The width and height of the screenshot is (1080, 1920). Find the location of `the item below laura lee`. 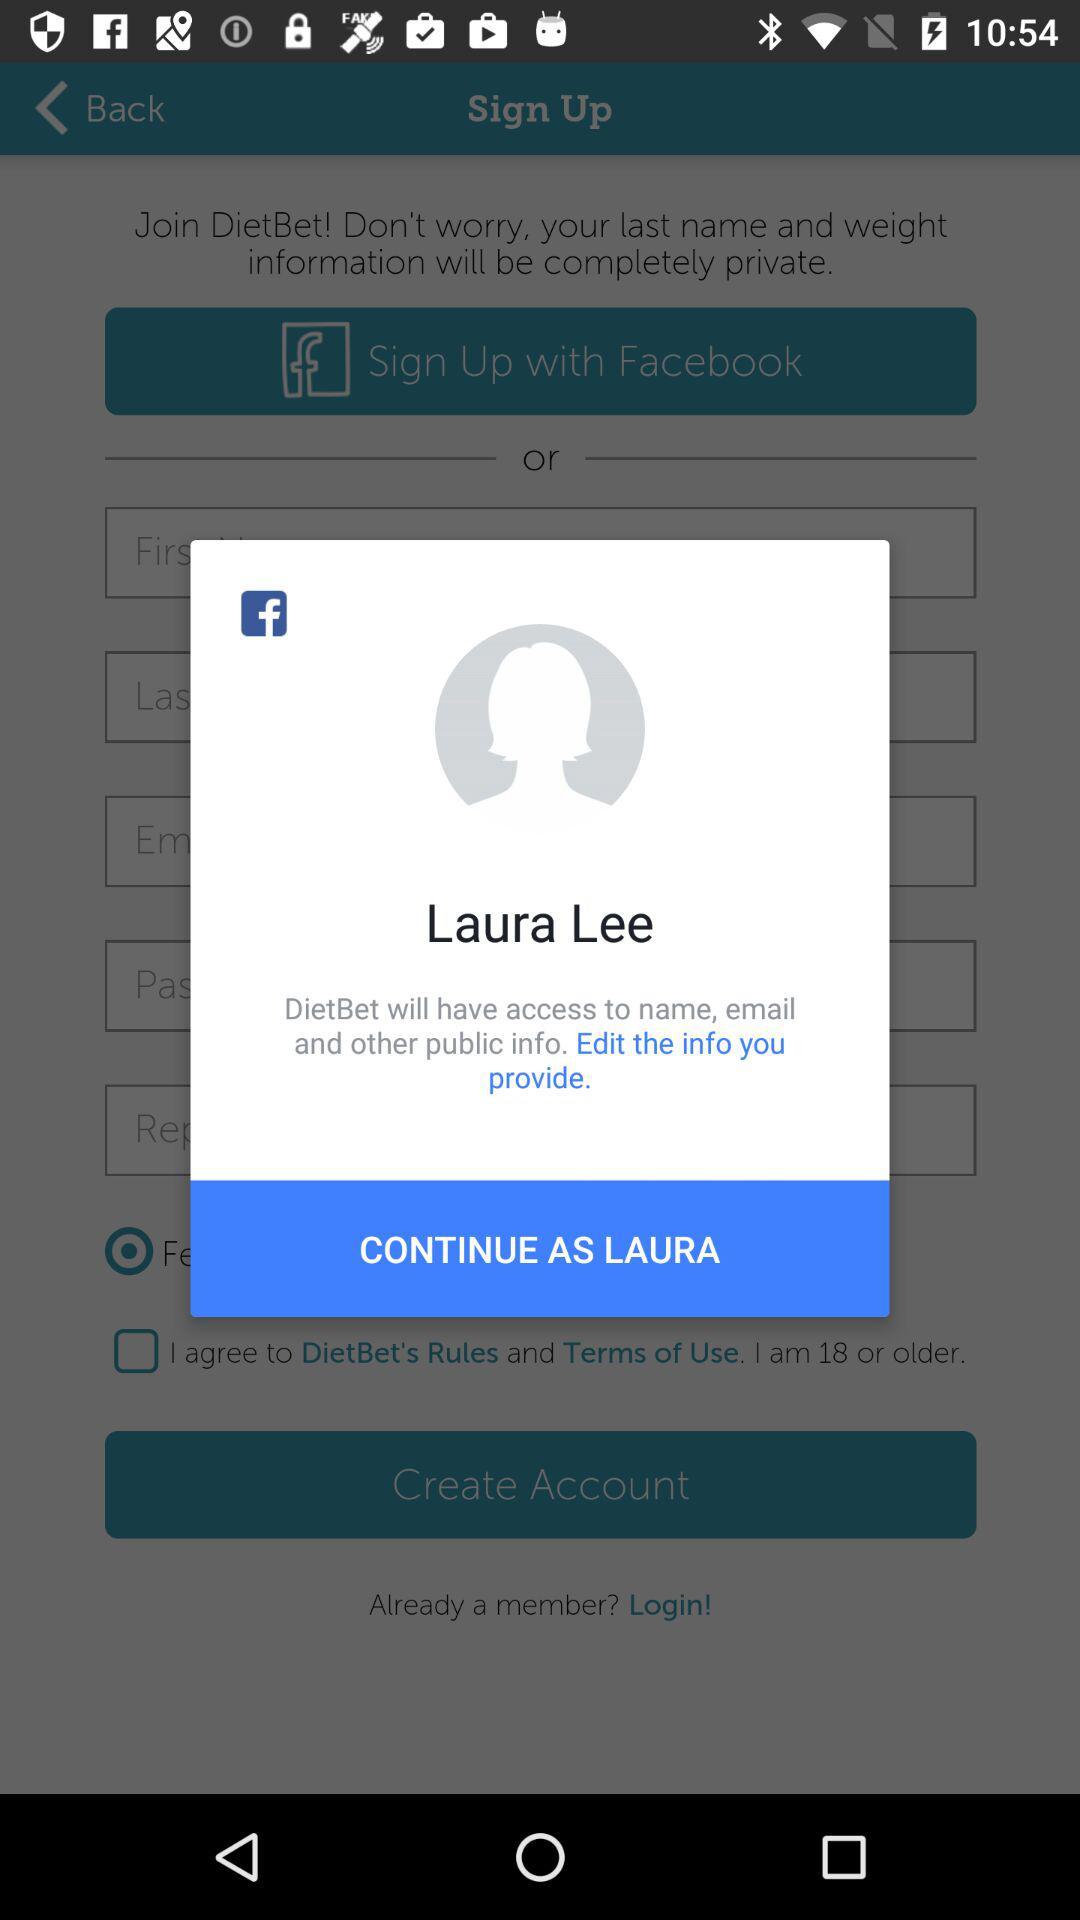

the item below laura lee is located at coordinates (540, 1041).